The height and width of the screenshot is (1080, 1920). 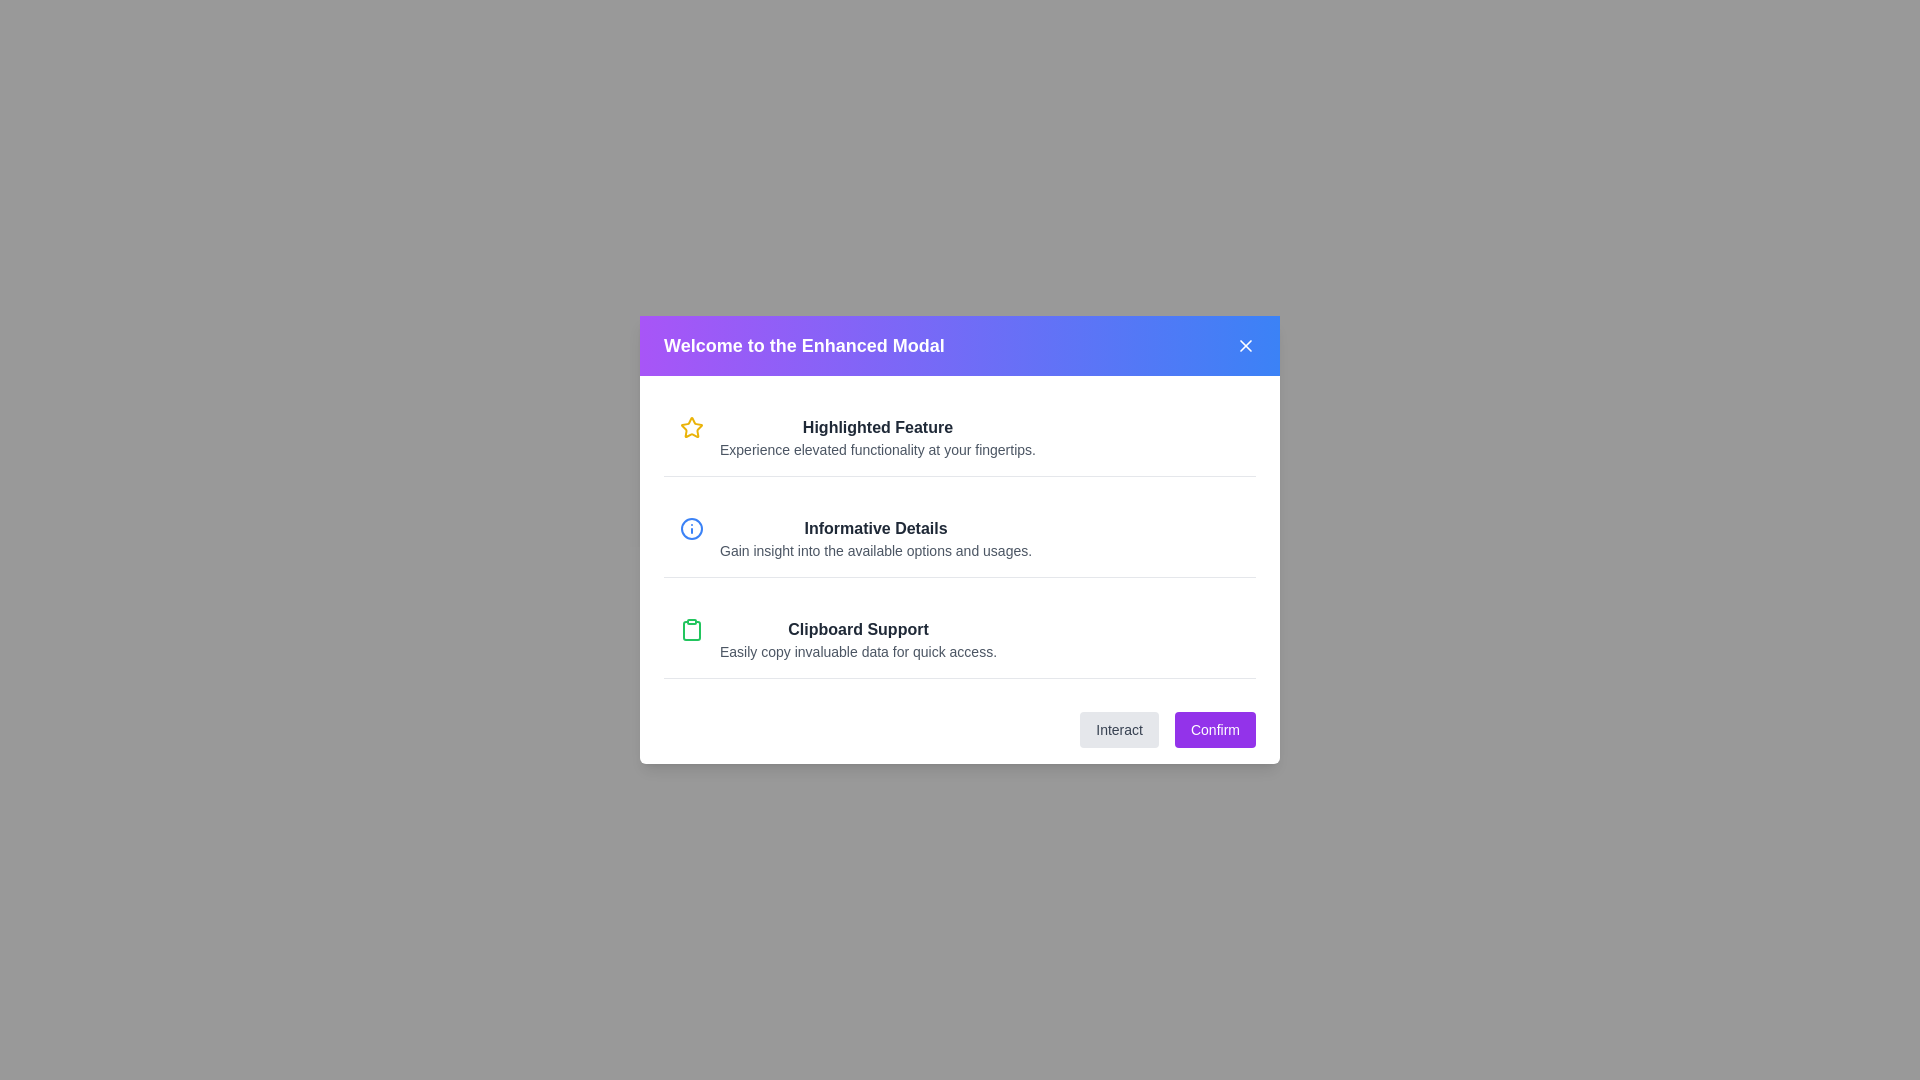 What do you see at coordinates (876, 538) in the screenshot?
I see `the Text block titled 'Informative Details', which contains a description about available options and usages` at bounding box center [876, 538].